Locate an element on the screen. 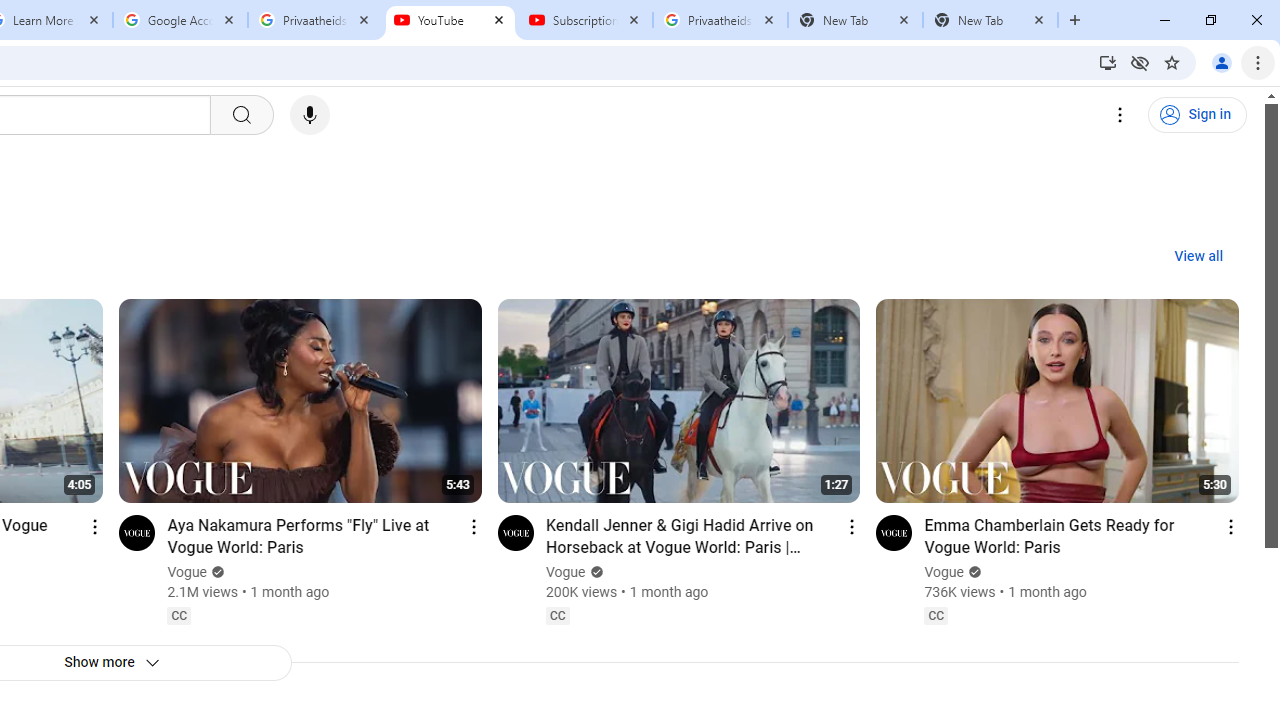  'View all' is located at coordinates (1198, 256).